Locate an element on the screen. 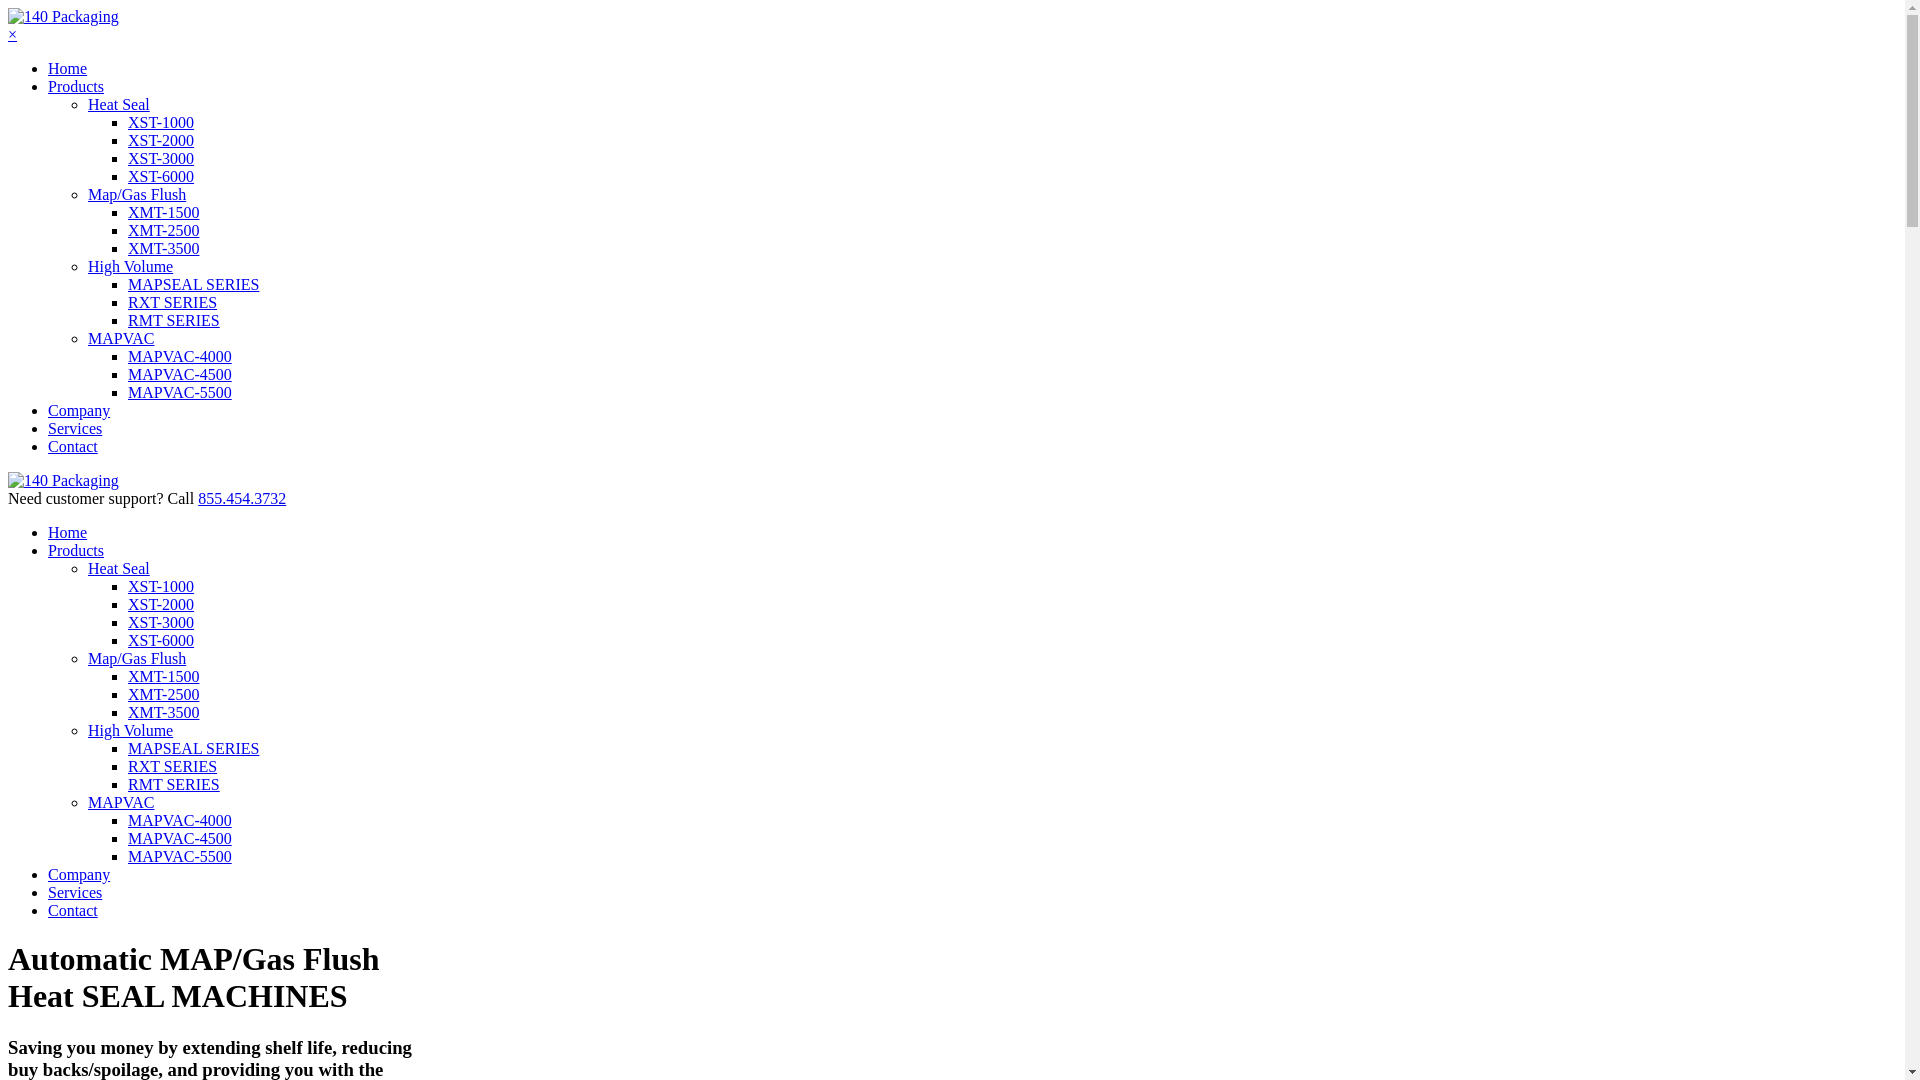 Image resolution: width=1920 pixels, height=1080 pixels. 'XMT-1500' is located at coordinates (163, 212).